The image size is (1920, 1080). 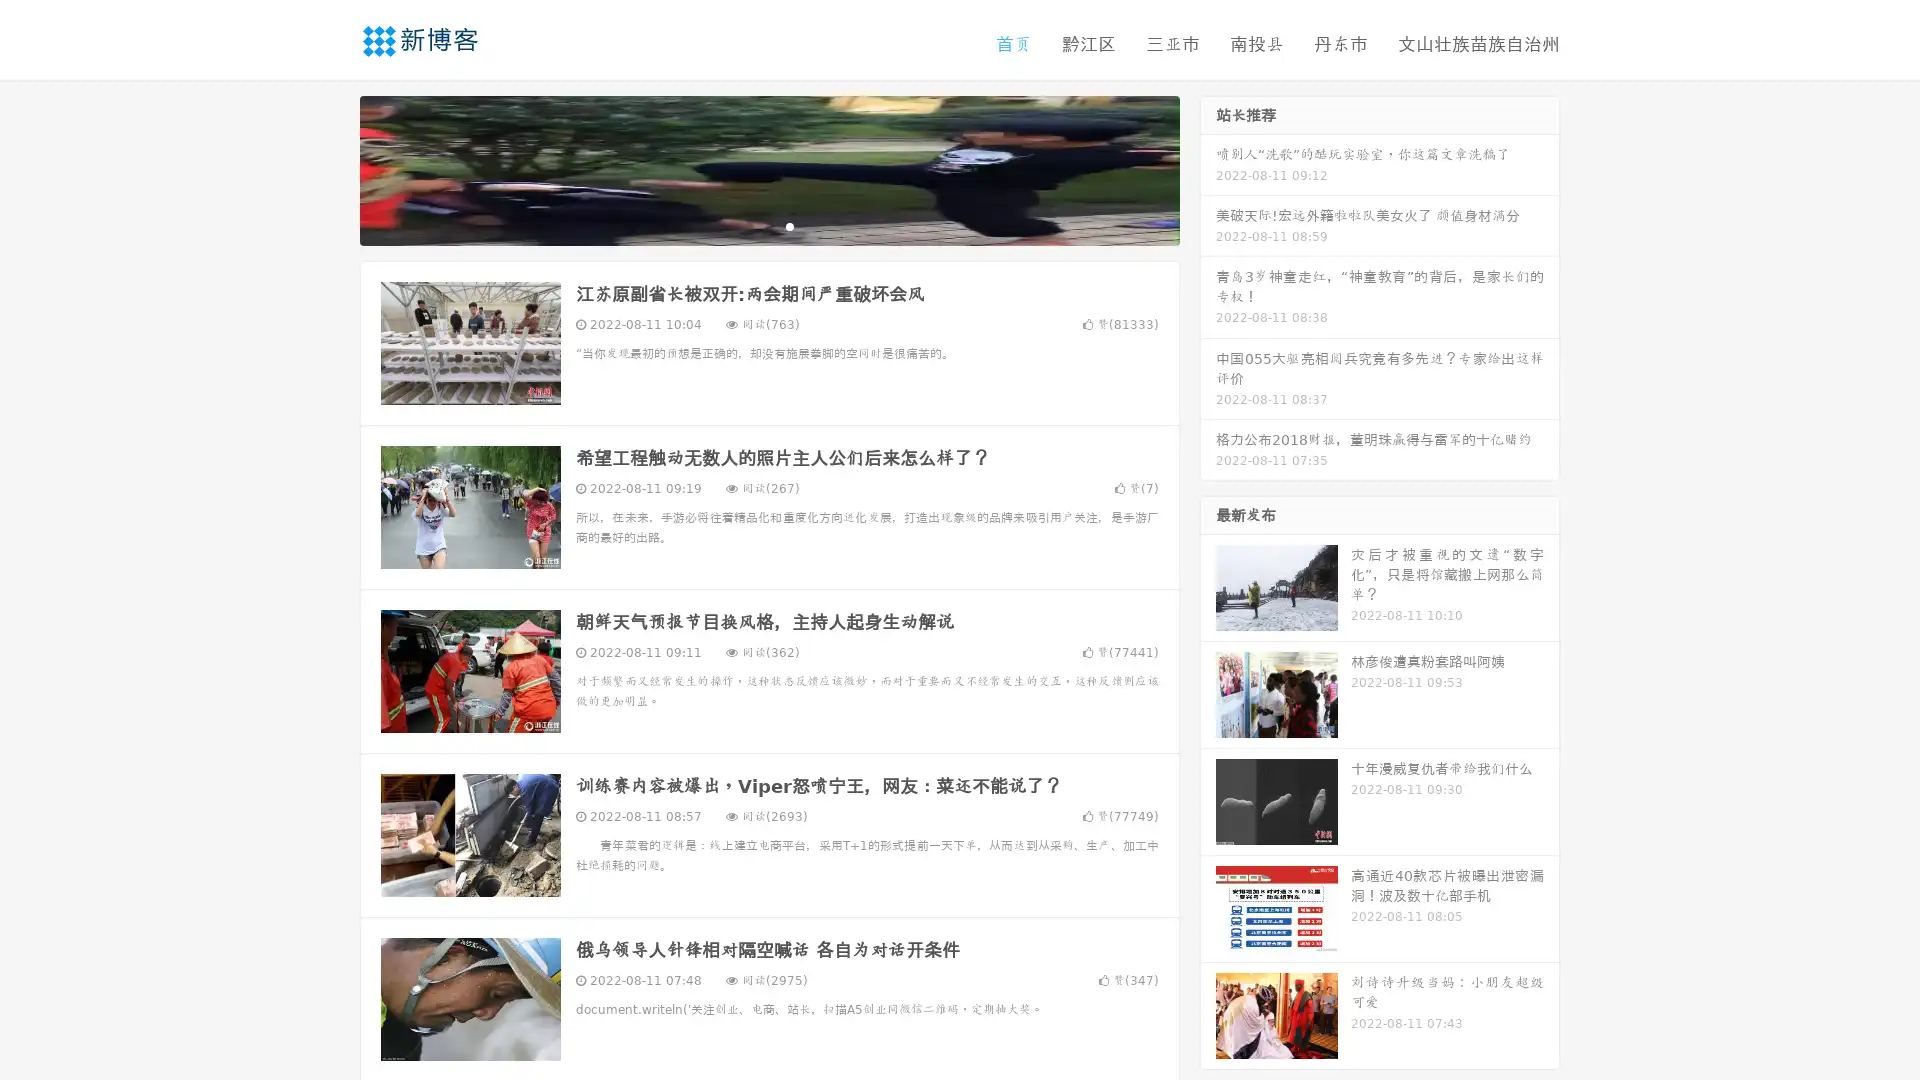 I want to click on Go to slide 3, so click(x=789, y=225).